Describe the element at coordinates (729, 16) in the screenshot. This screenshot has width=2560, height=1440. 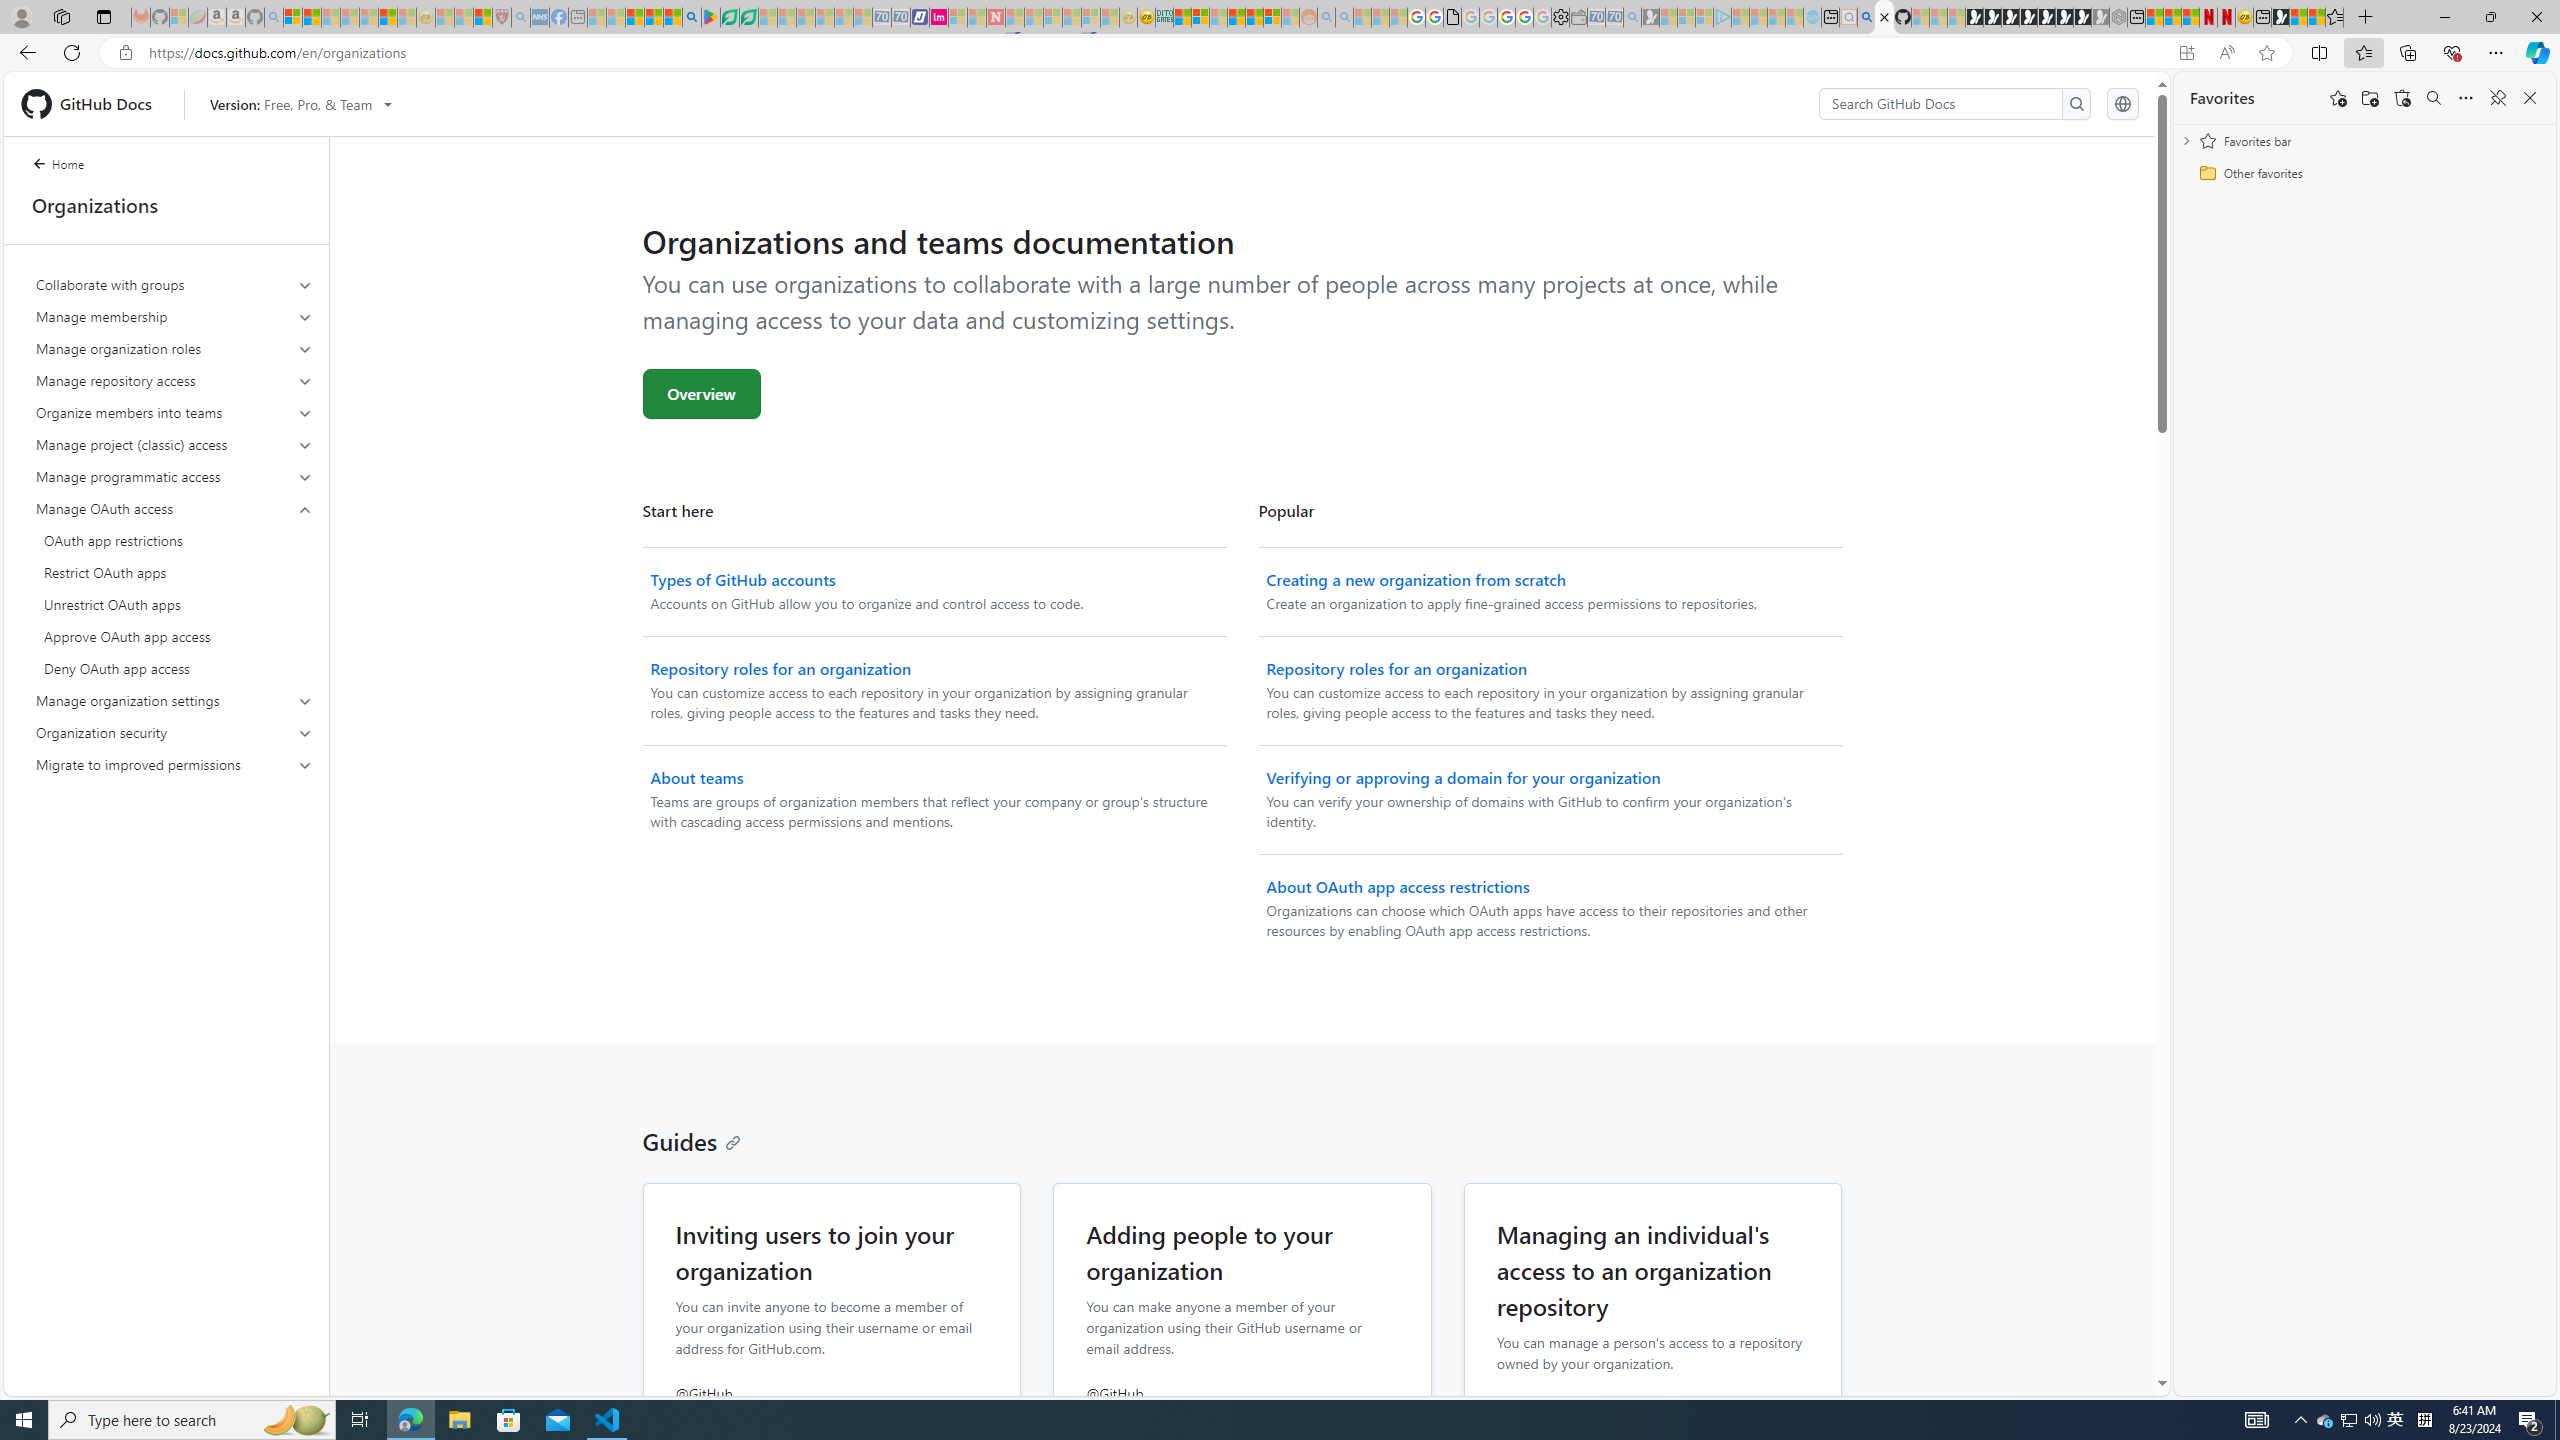
I see `'Terms of Use Agreement'` at that location.